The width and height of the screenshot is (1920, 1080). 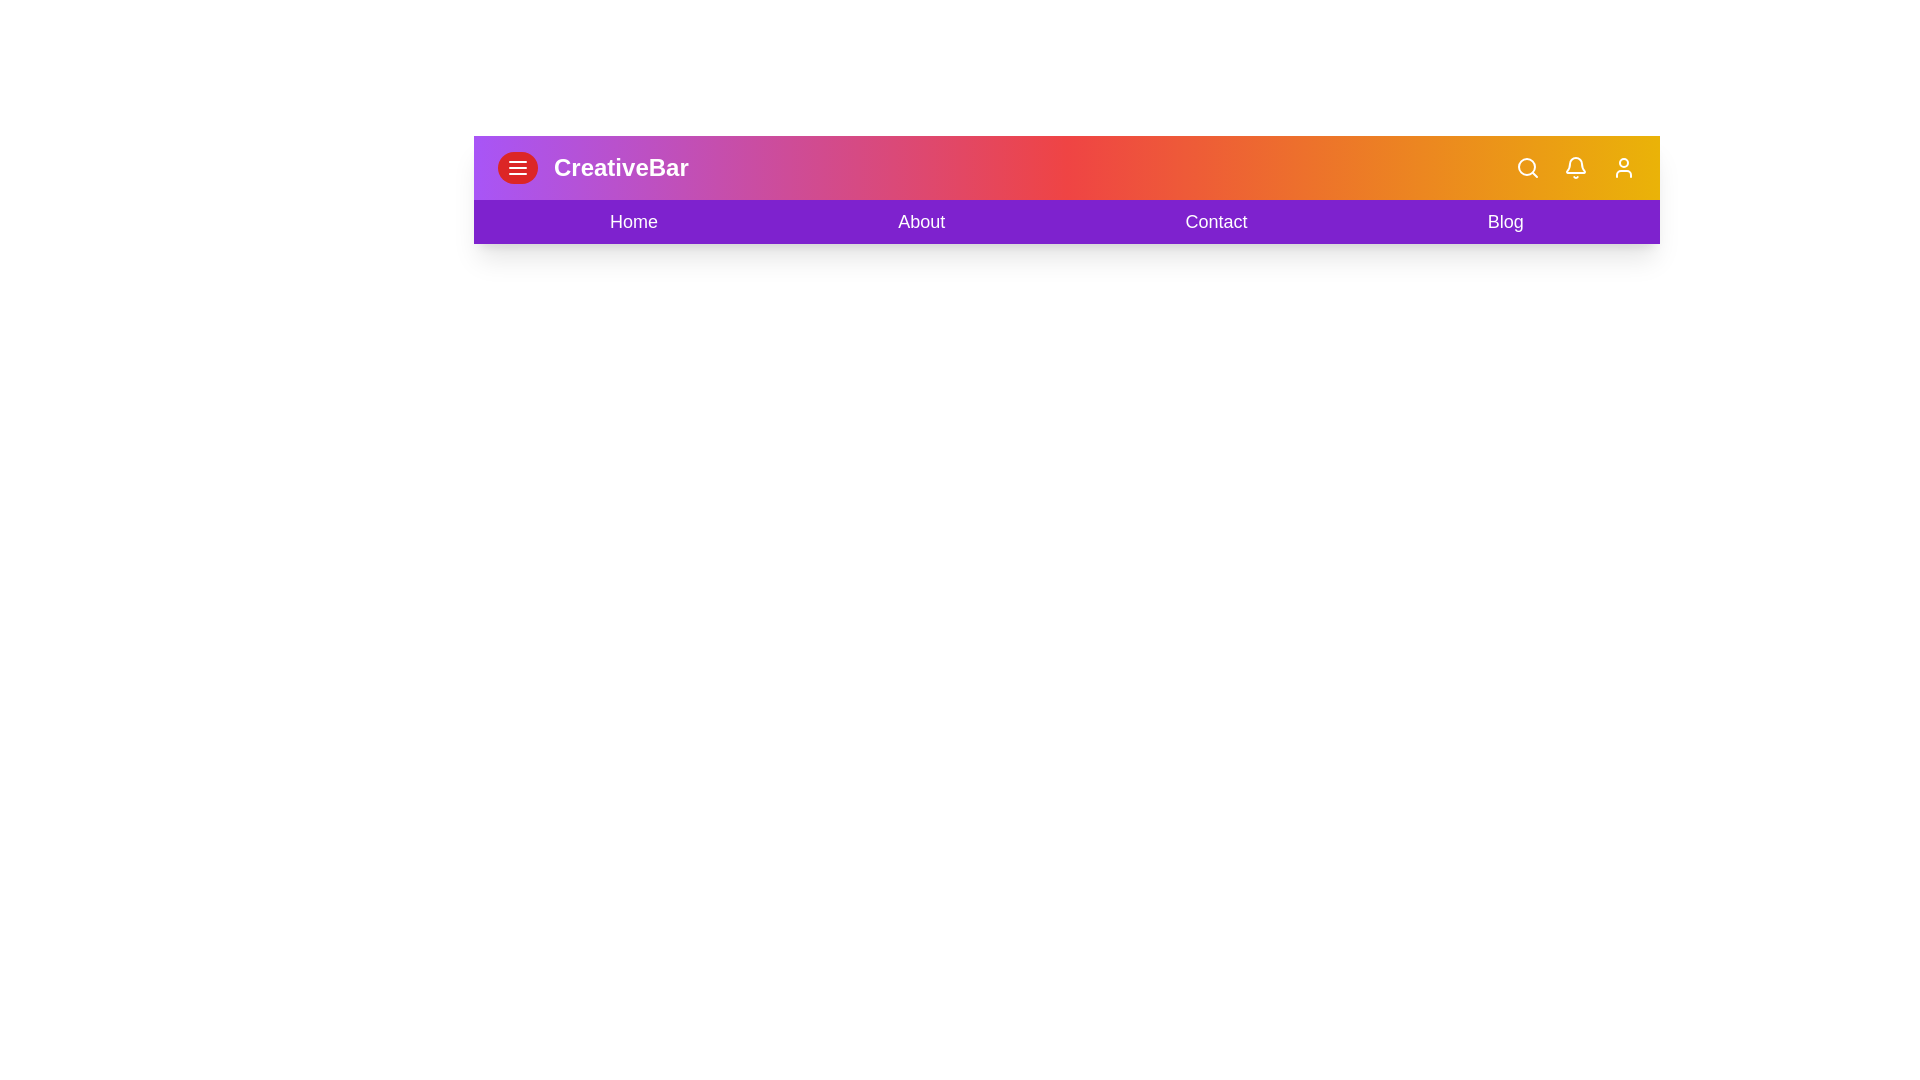 What do you see at coordinates (1216, 222) in the screenshot?
I see `the navigation menu item Contact` at bounding box center [1216, 222].